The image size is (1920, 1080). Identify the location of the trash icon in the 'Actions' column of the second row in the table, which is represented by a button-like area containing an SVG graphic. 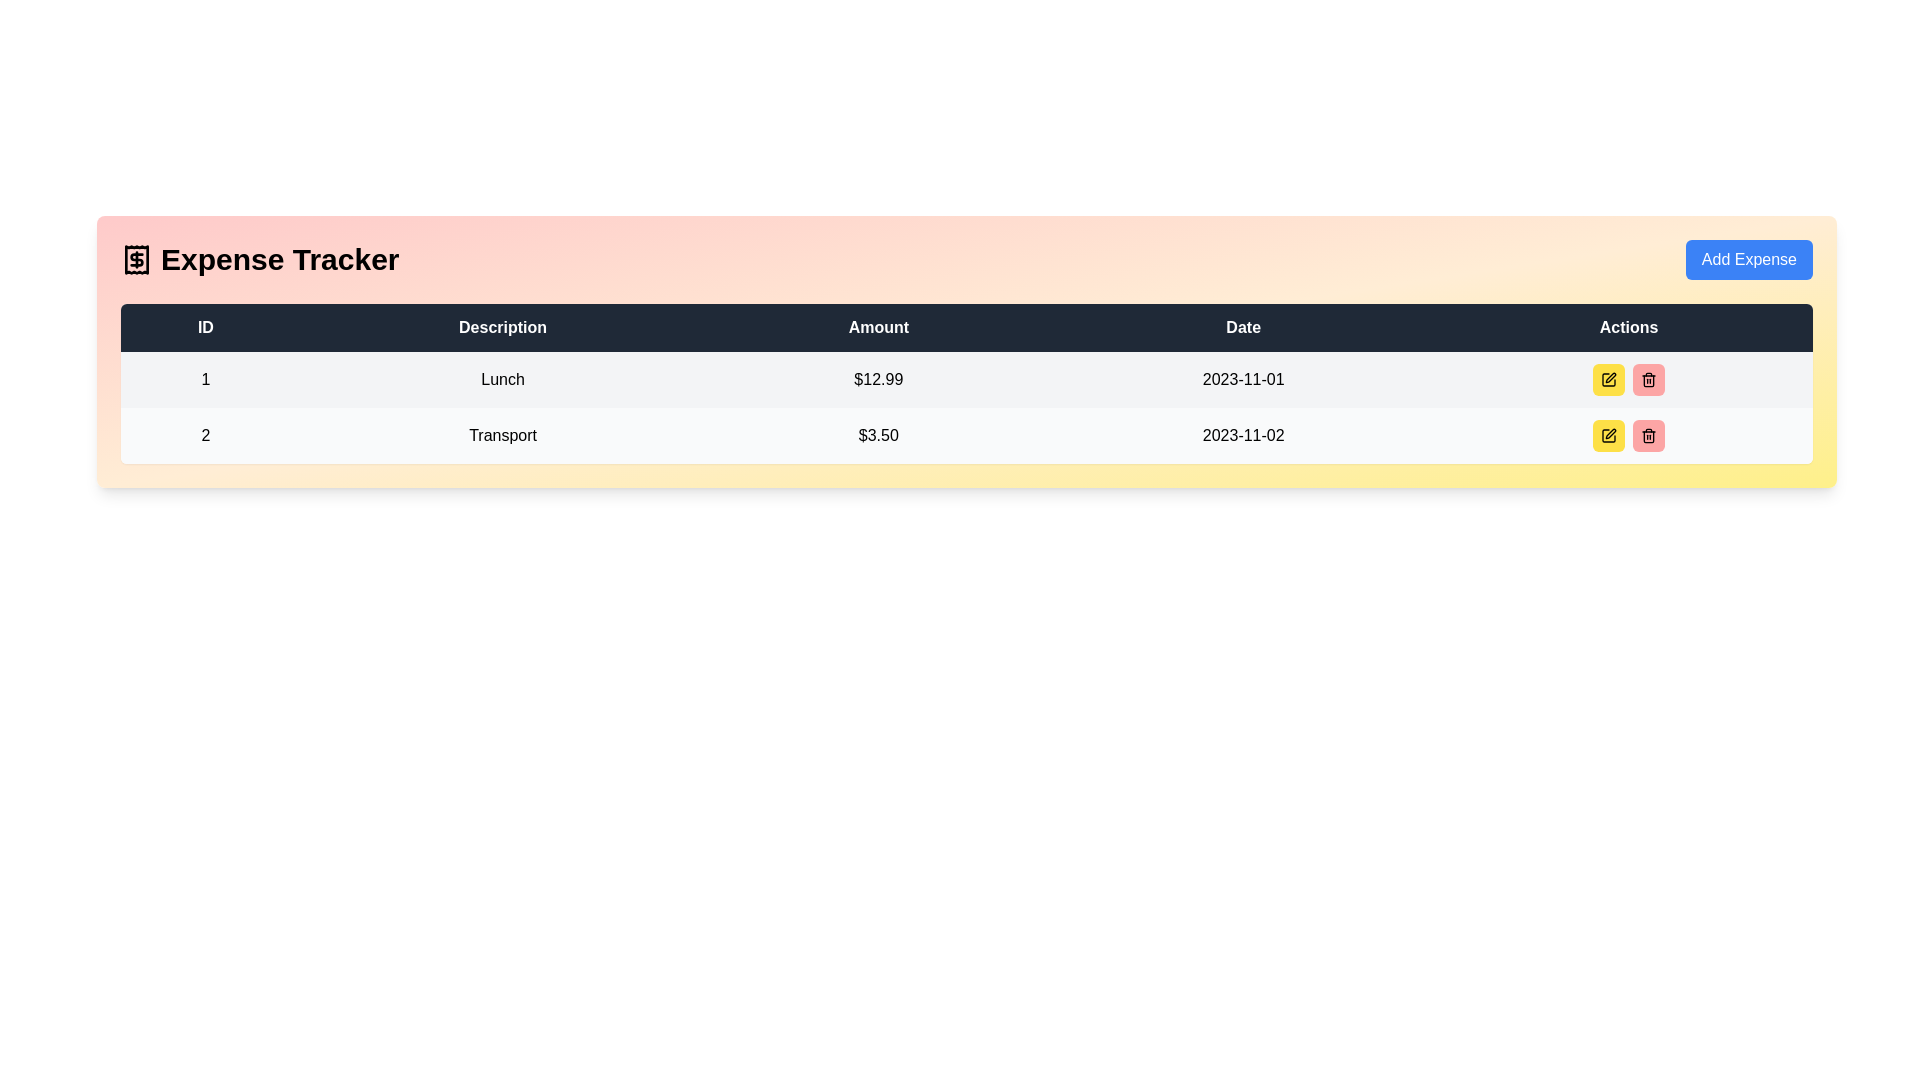
(1649, 436).